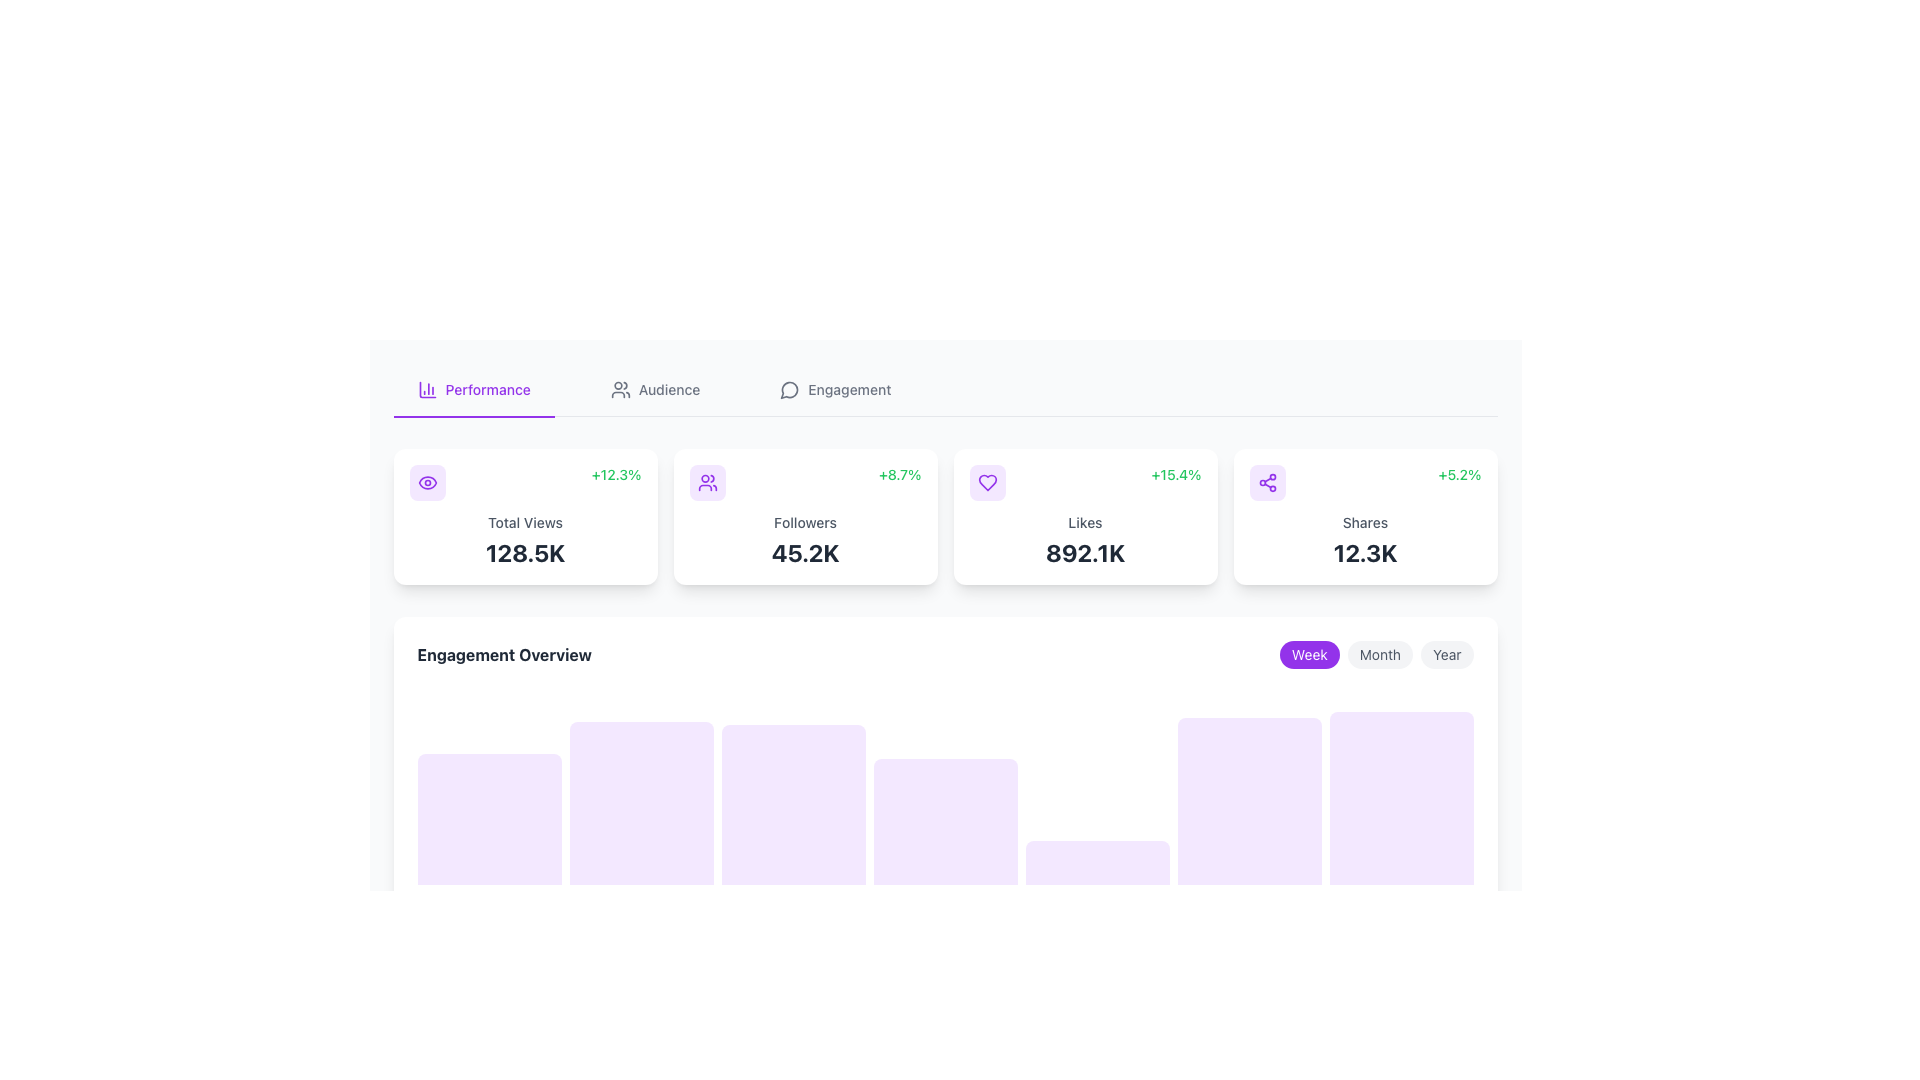 The image size is (1920, 1080). What do you see at coordinates (1447, 655) in the screenshot?
I see `the 'Year' button, which is the third and rightmost button in a group of three, to observe the hover effect` at bounding box center [1447, 655].